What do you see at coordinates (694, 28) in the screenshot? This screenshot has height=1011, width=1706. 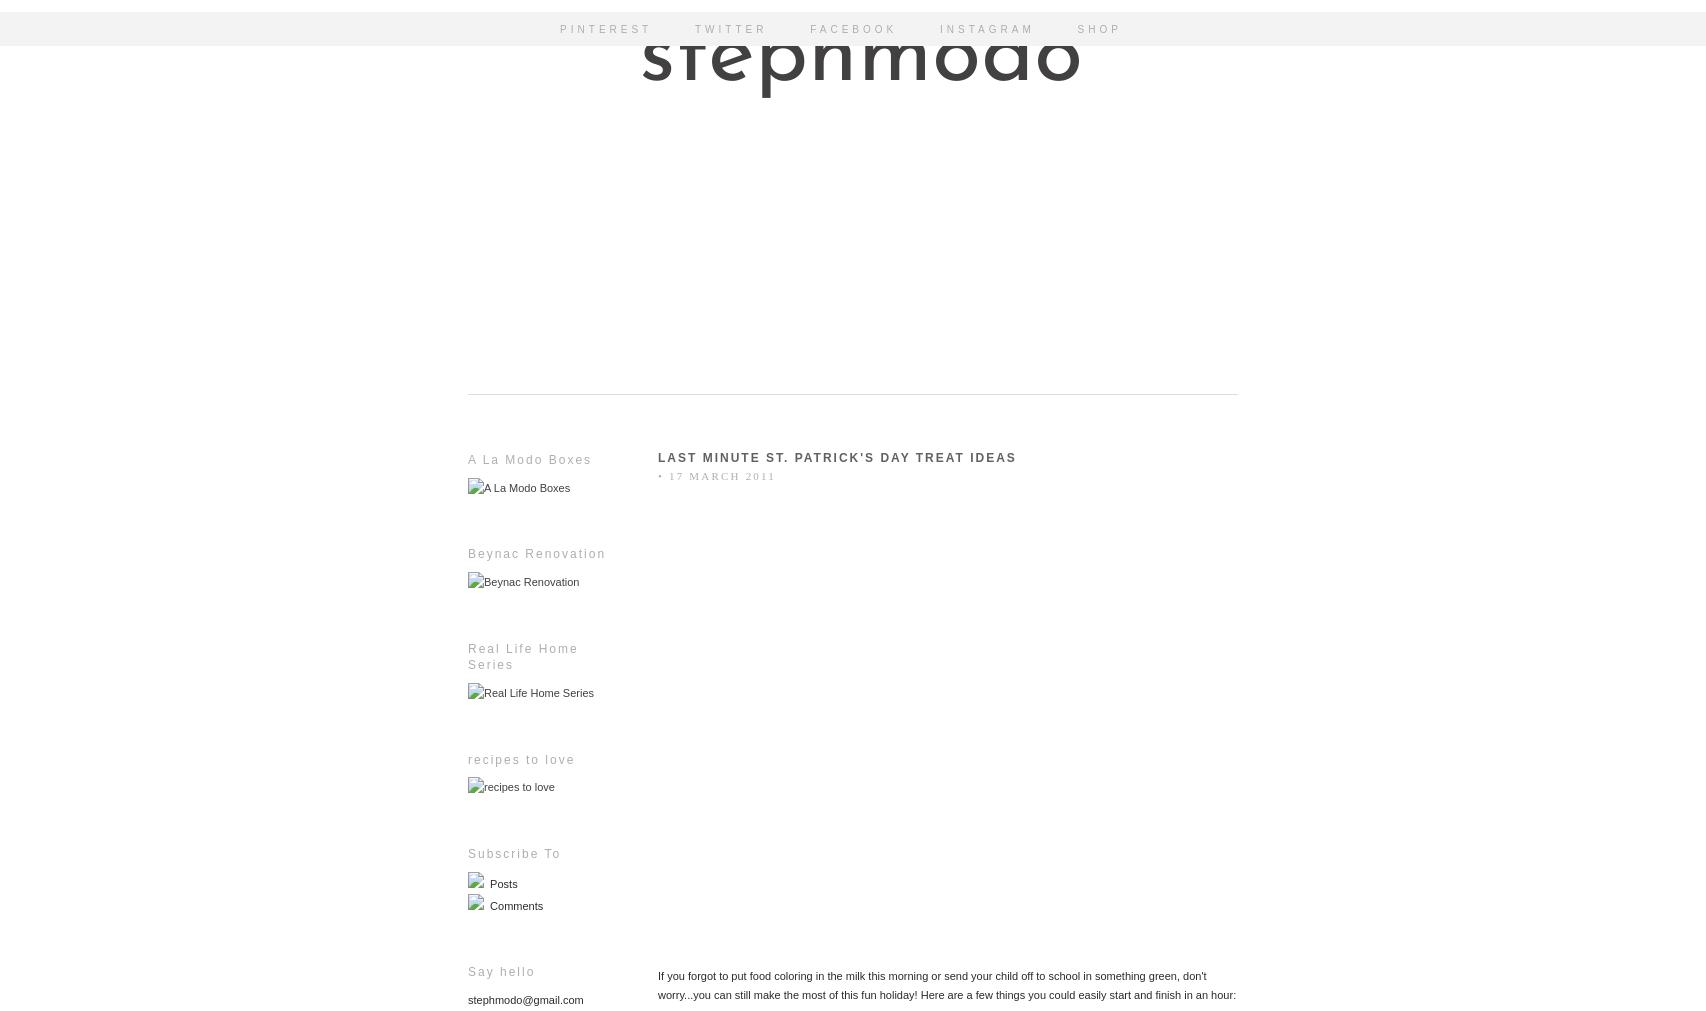 I see `'TWITTER'` at bounding box center [694, 28].